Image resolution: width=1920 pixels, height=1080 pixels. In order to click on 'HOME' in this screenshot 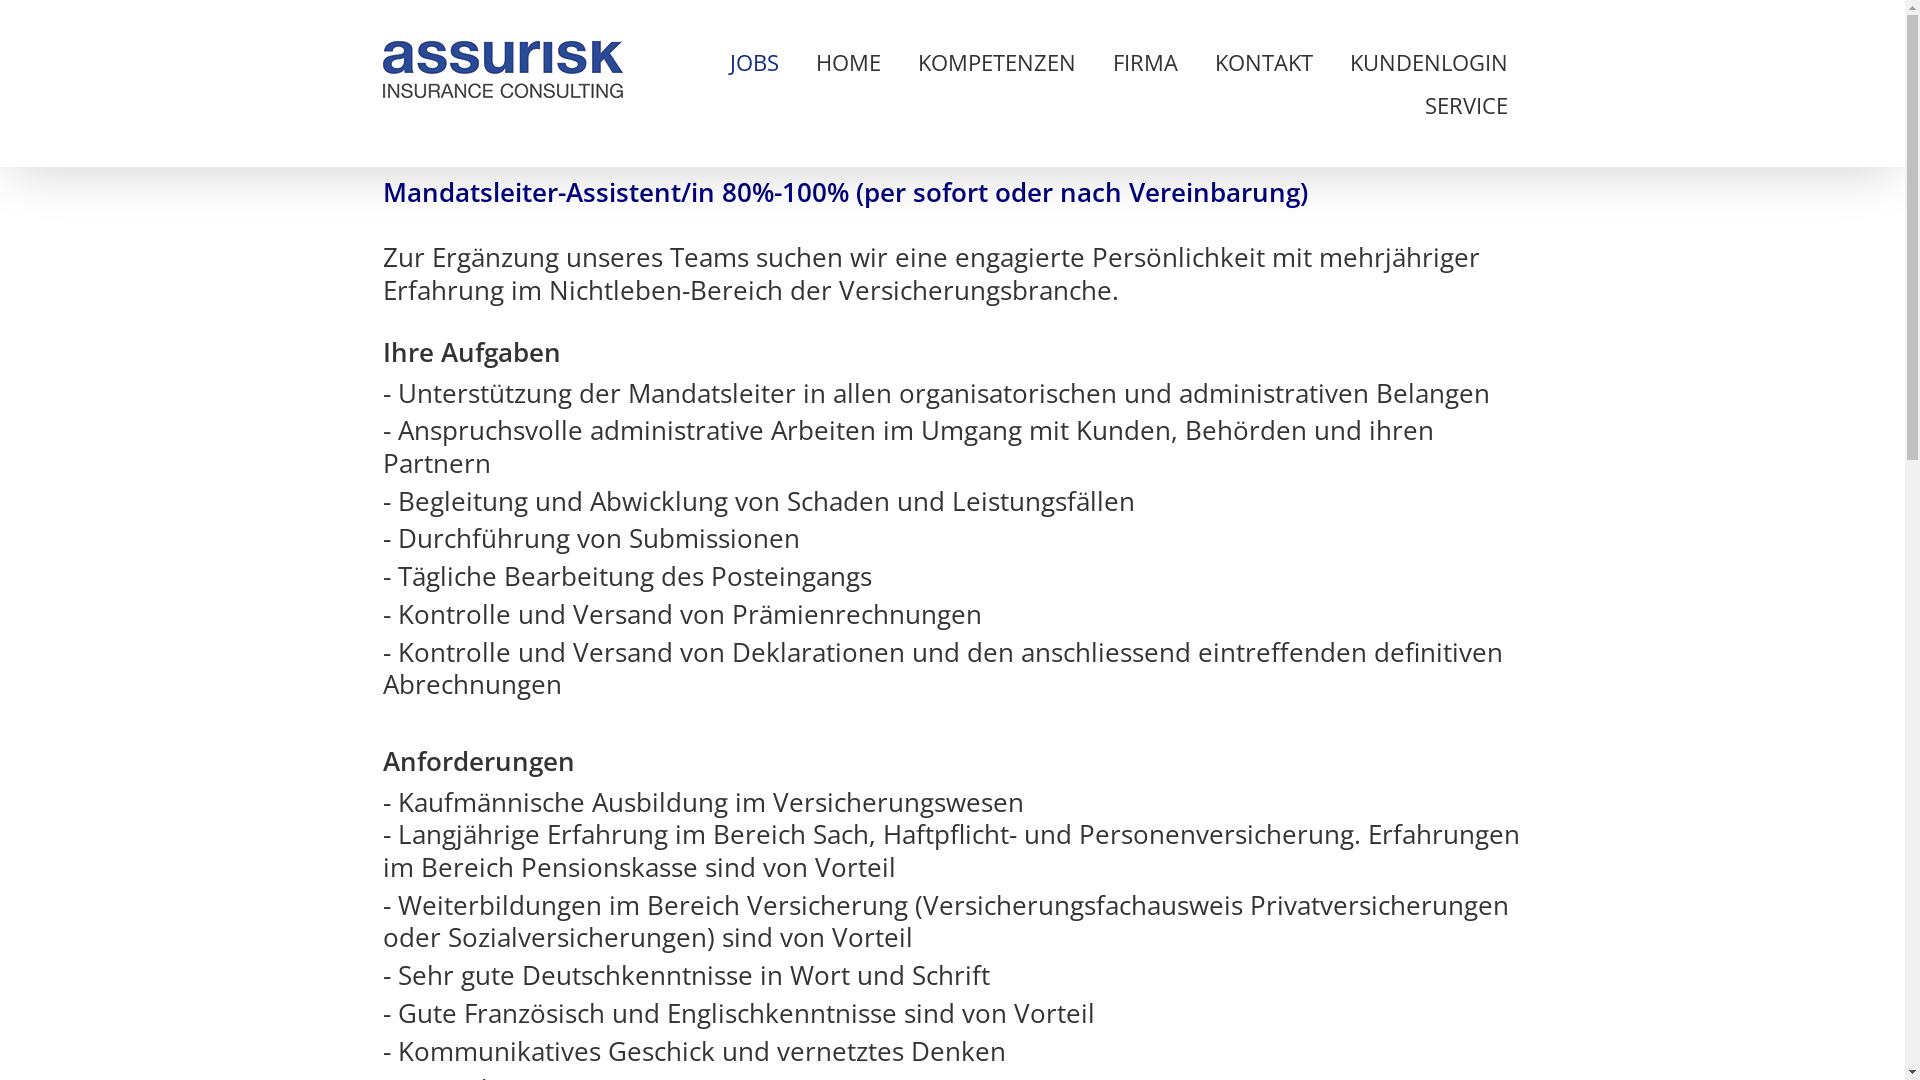, I will do `click(800, 61)`.